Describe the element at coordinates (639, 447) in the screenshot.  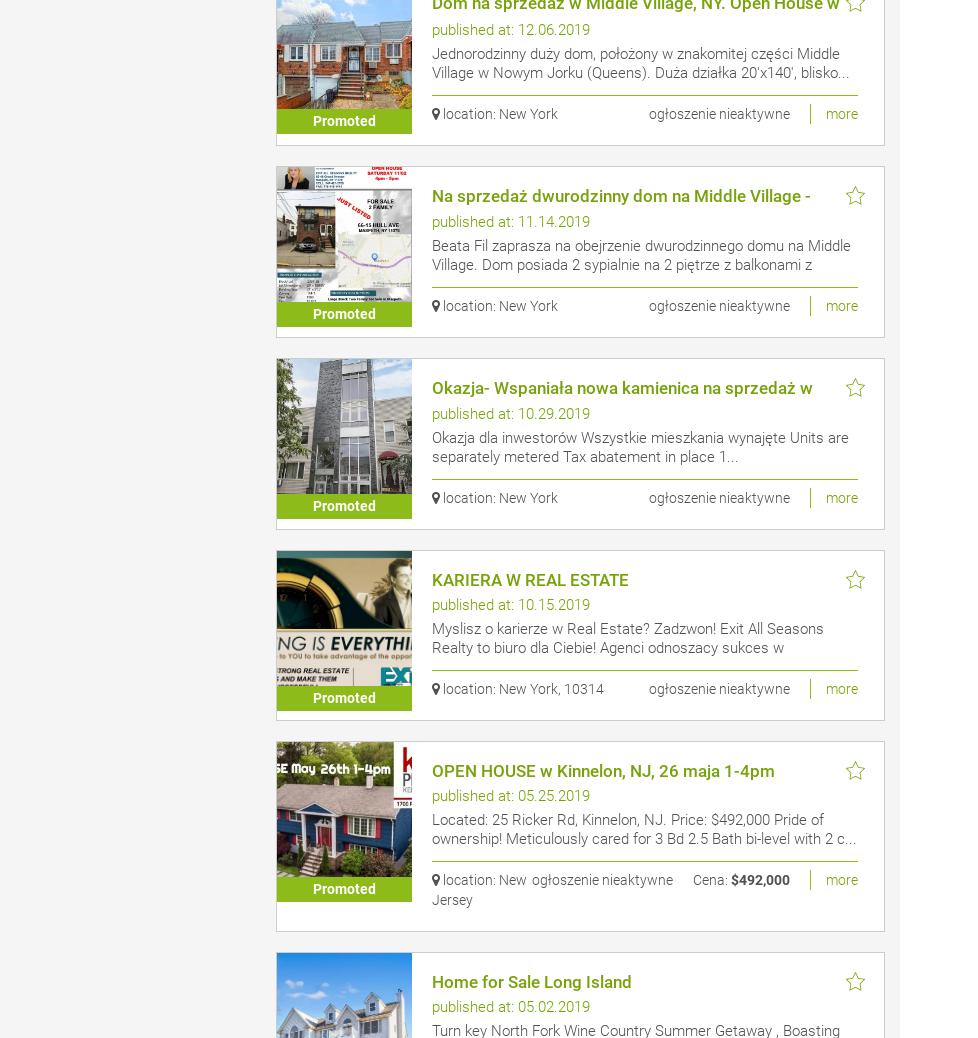
I see `'Okazja dla inwestorów
    Wszystkie mieszkania wynajęte
    Units are separately metered 
    Tax abatement in place
    1...'` at that location.